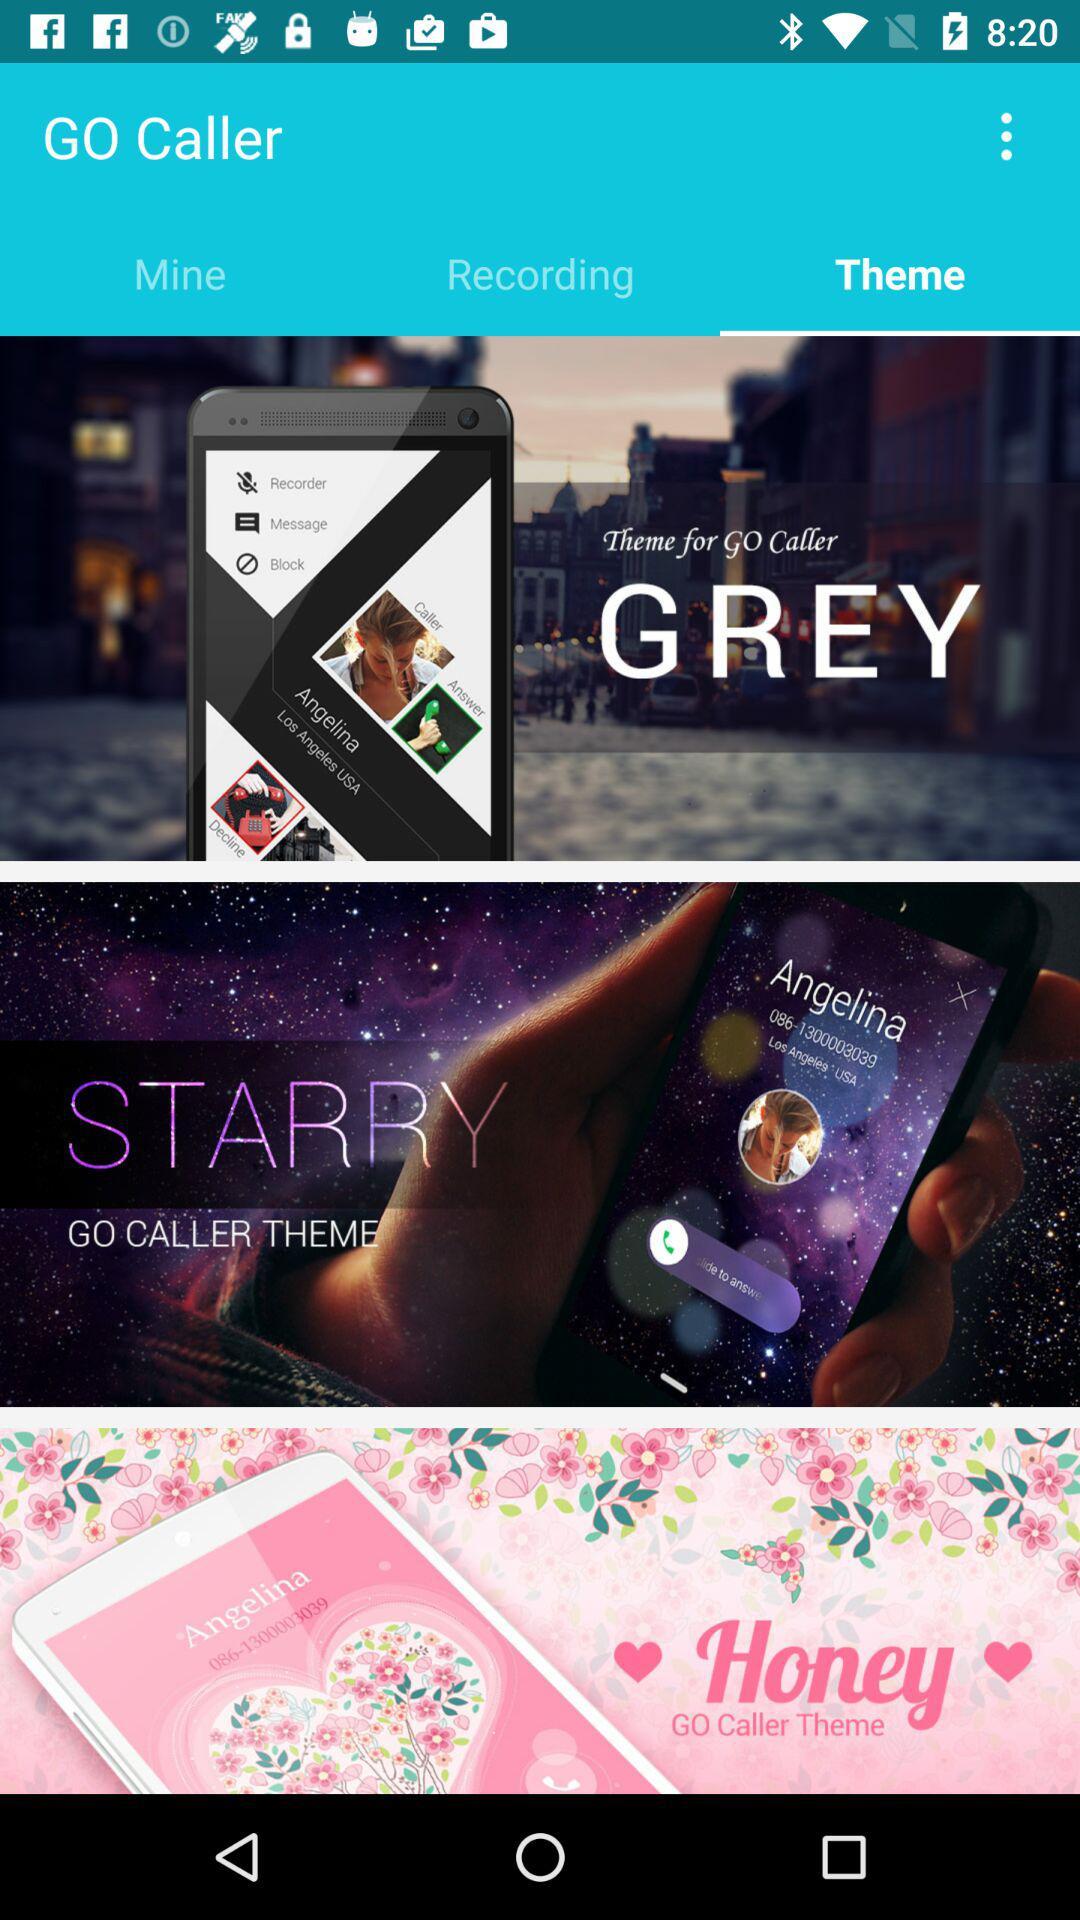 Image resolution: width=1080 pixels, height=1920 pixels. Describe the element at coordinates (540, 1611) in the screenshot. I see `and go to the honey theme` at that location.